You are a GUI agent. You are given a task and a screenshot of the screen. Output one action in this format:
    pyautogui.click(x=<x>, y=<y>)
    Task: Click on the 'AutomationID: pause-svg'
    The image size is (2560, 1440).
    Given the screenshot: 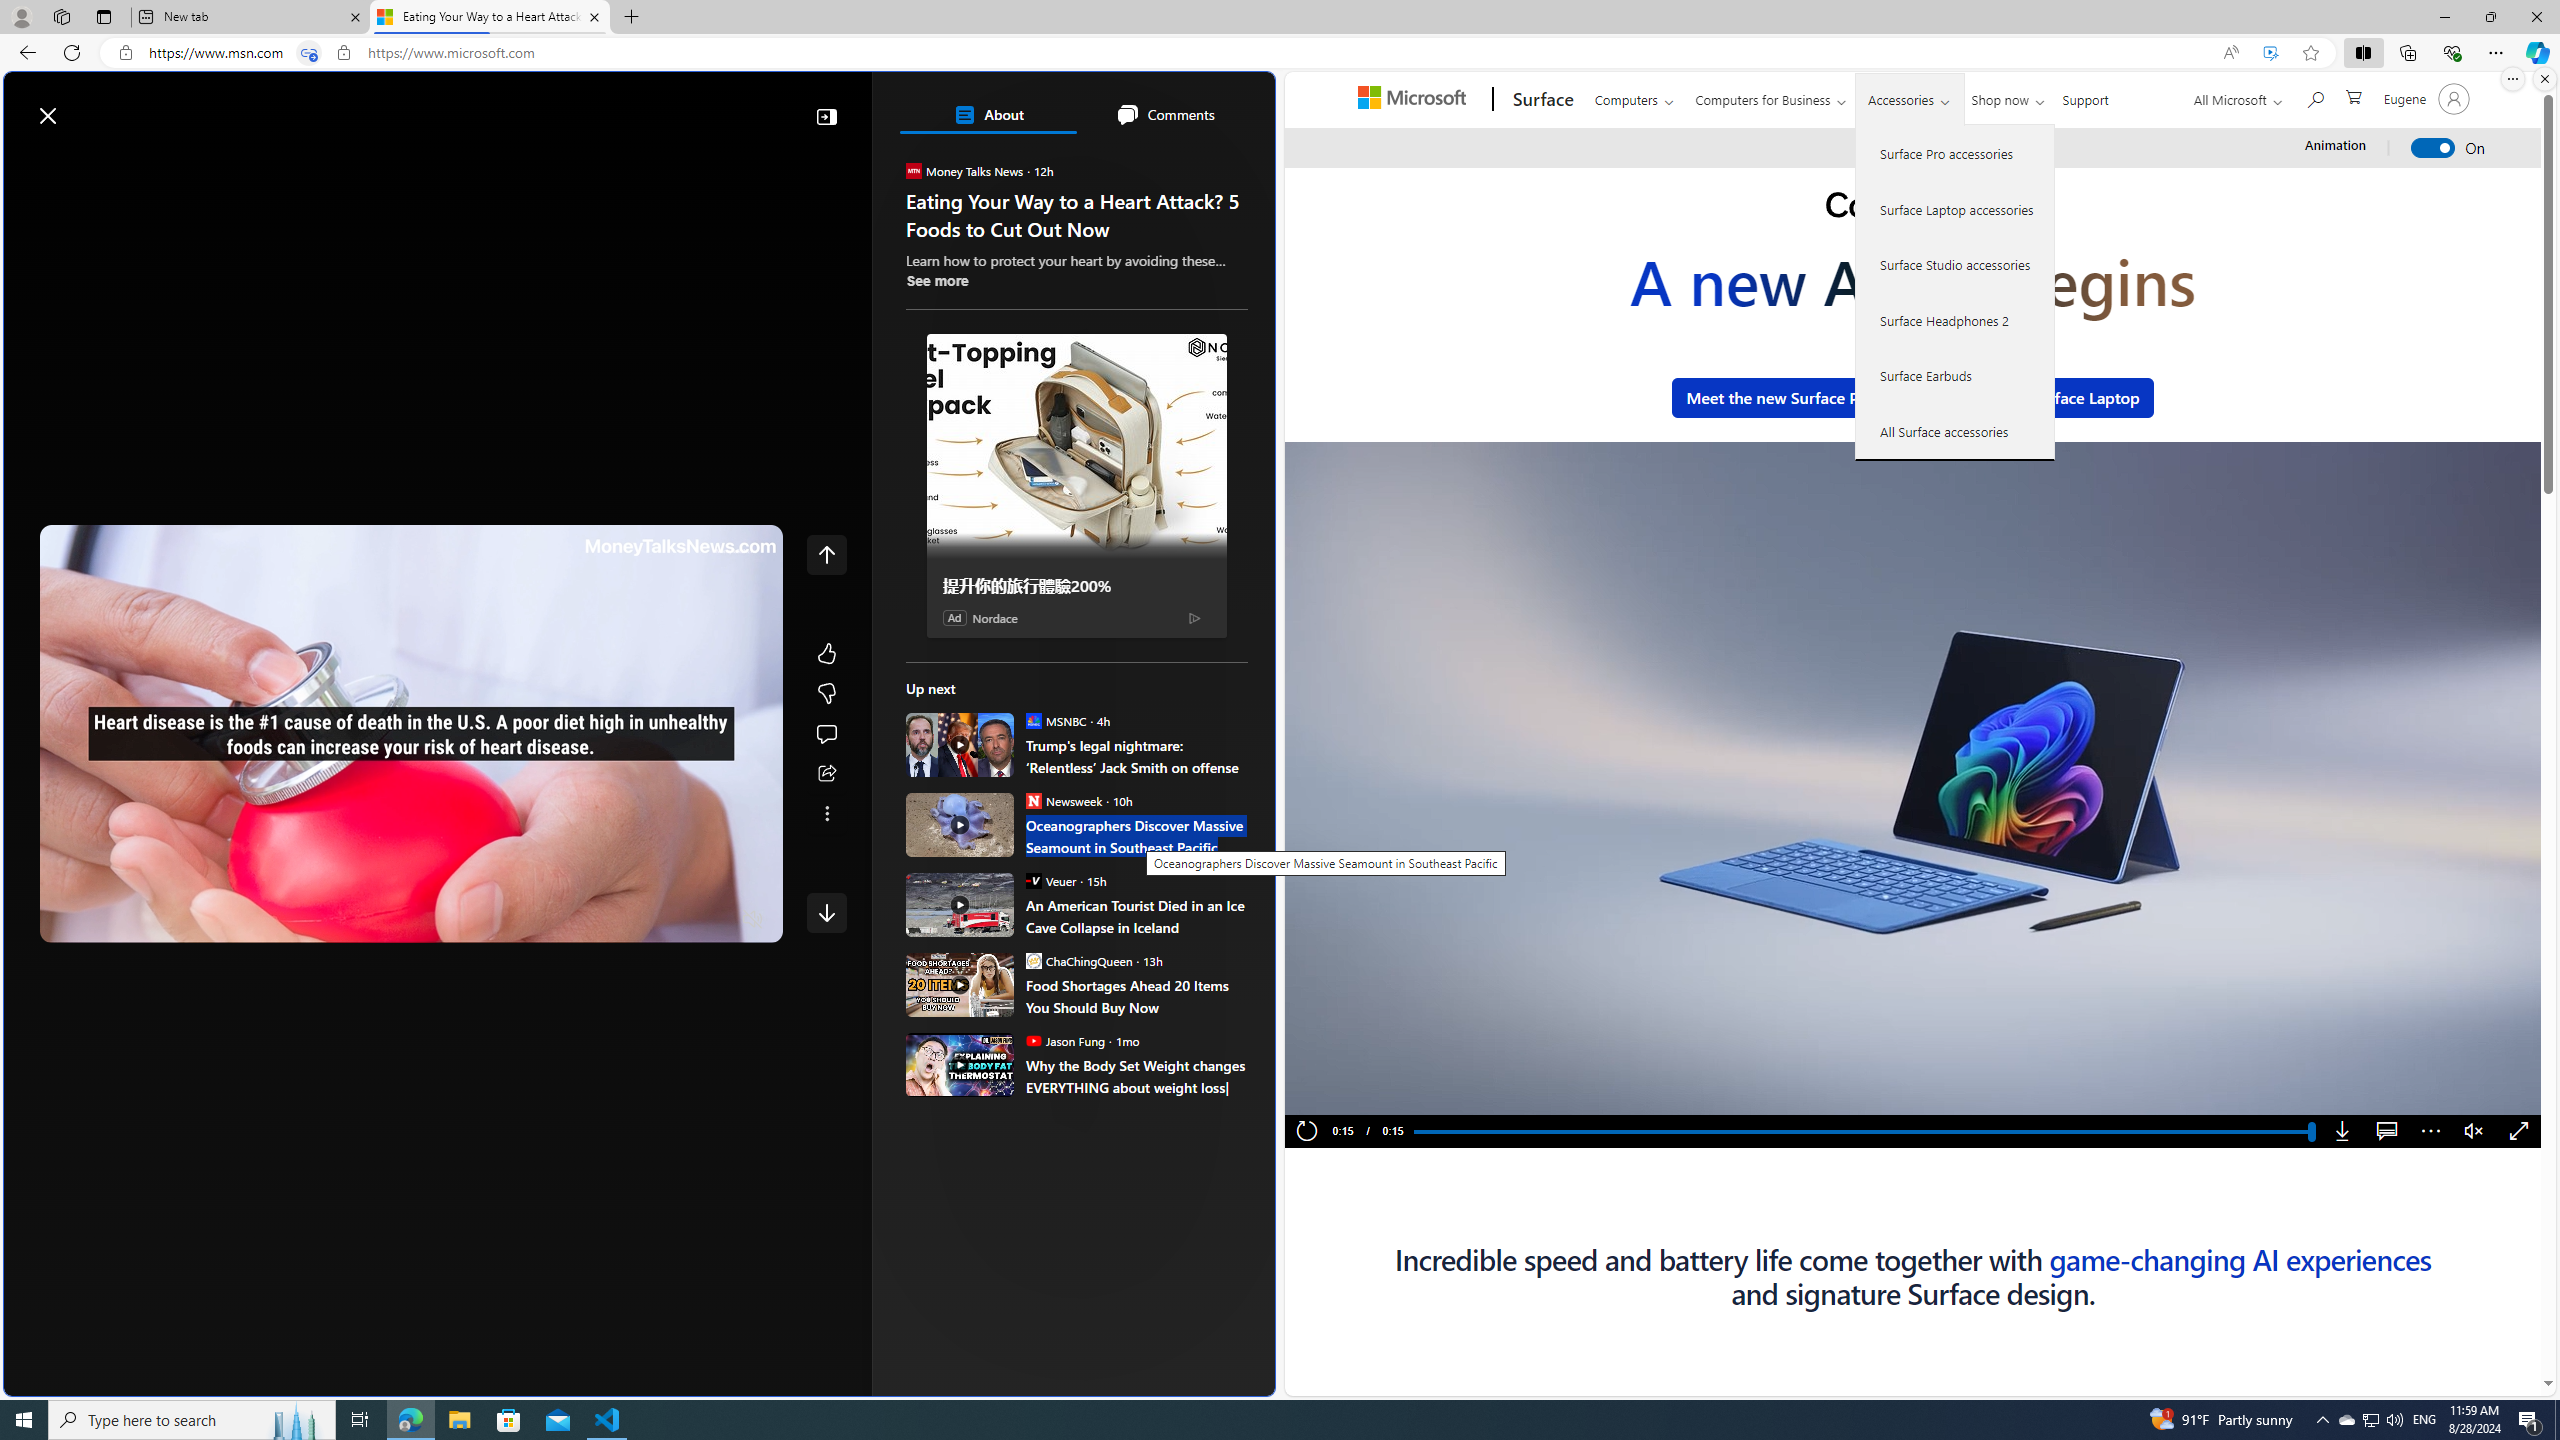 What is the action you would take?
    pyautogui.click(x=1341, y=1092)
    